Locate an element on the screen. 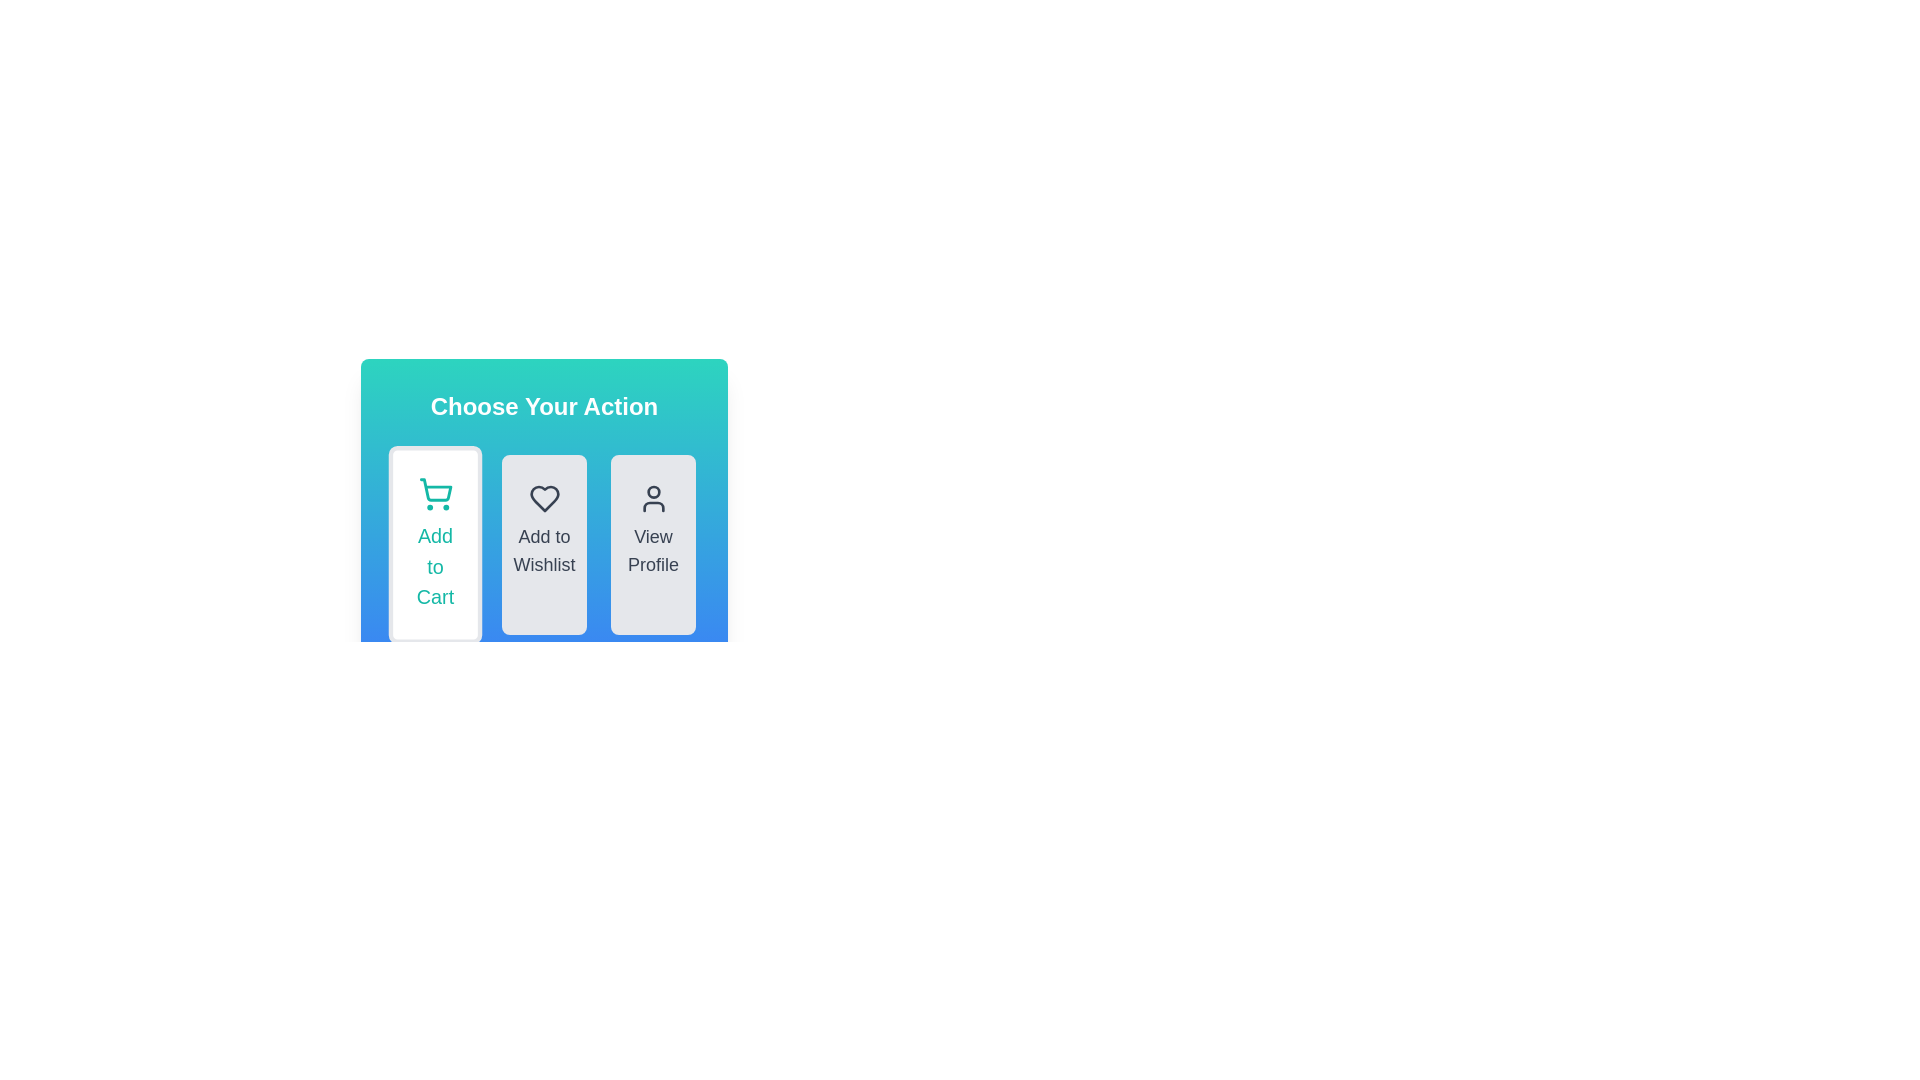  the 'Add to Cart' text label, which is displayed in a large, bold, teal font inside a rounded rectangle box with a white background is located at coordinates (434, 567).